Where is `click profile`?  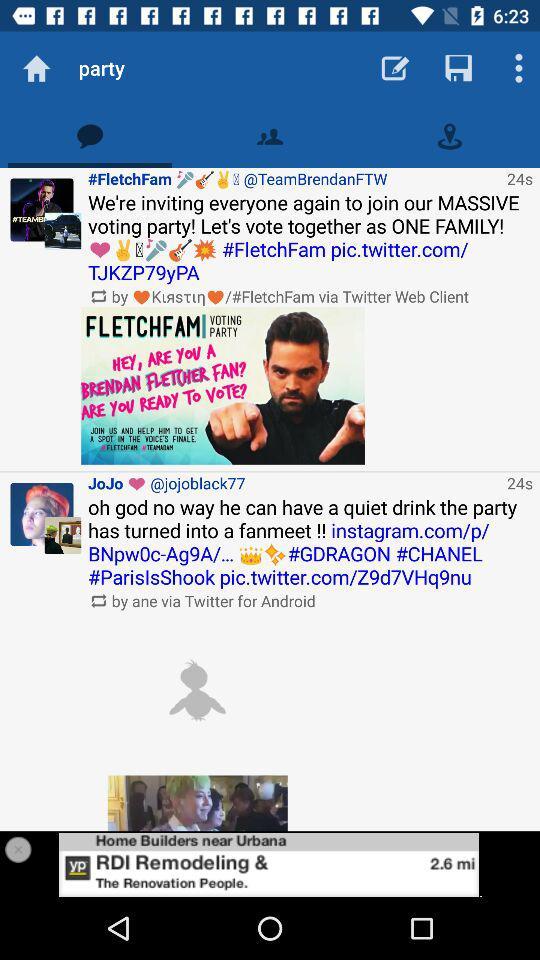
click profile is located at coordinates (42, 210).